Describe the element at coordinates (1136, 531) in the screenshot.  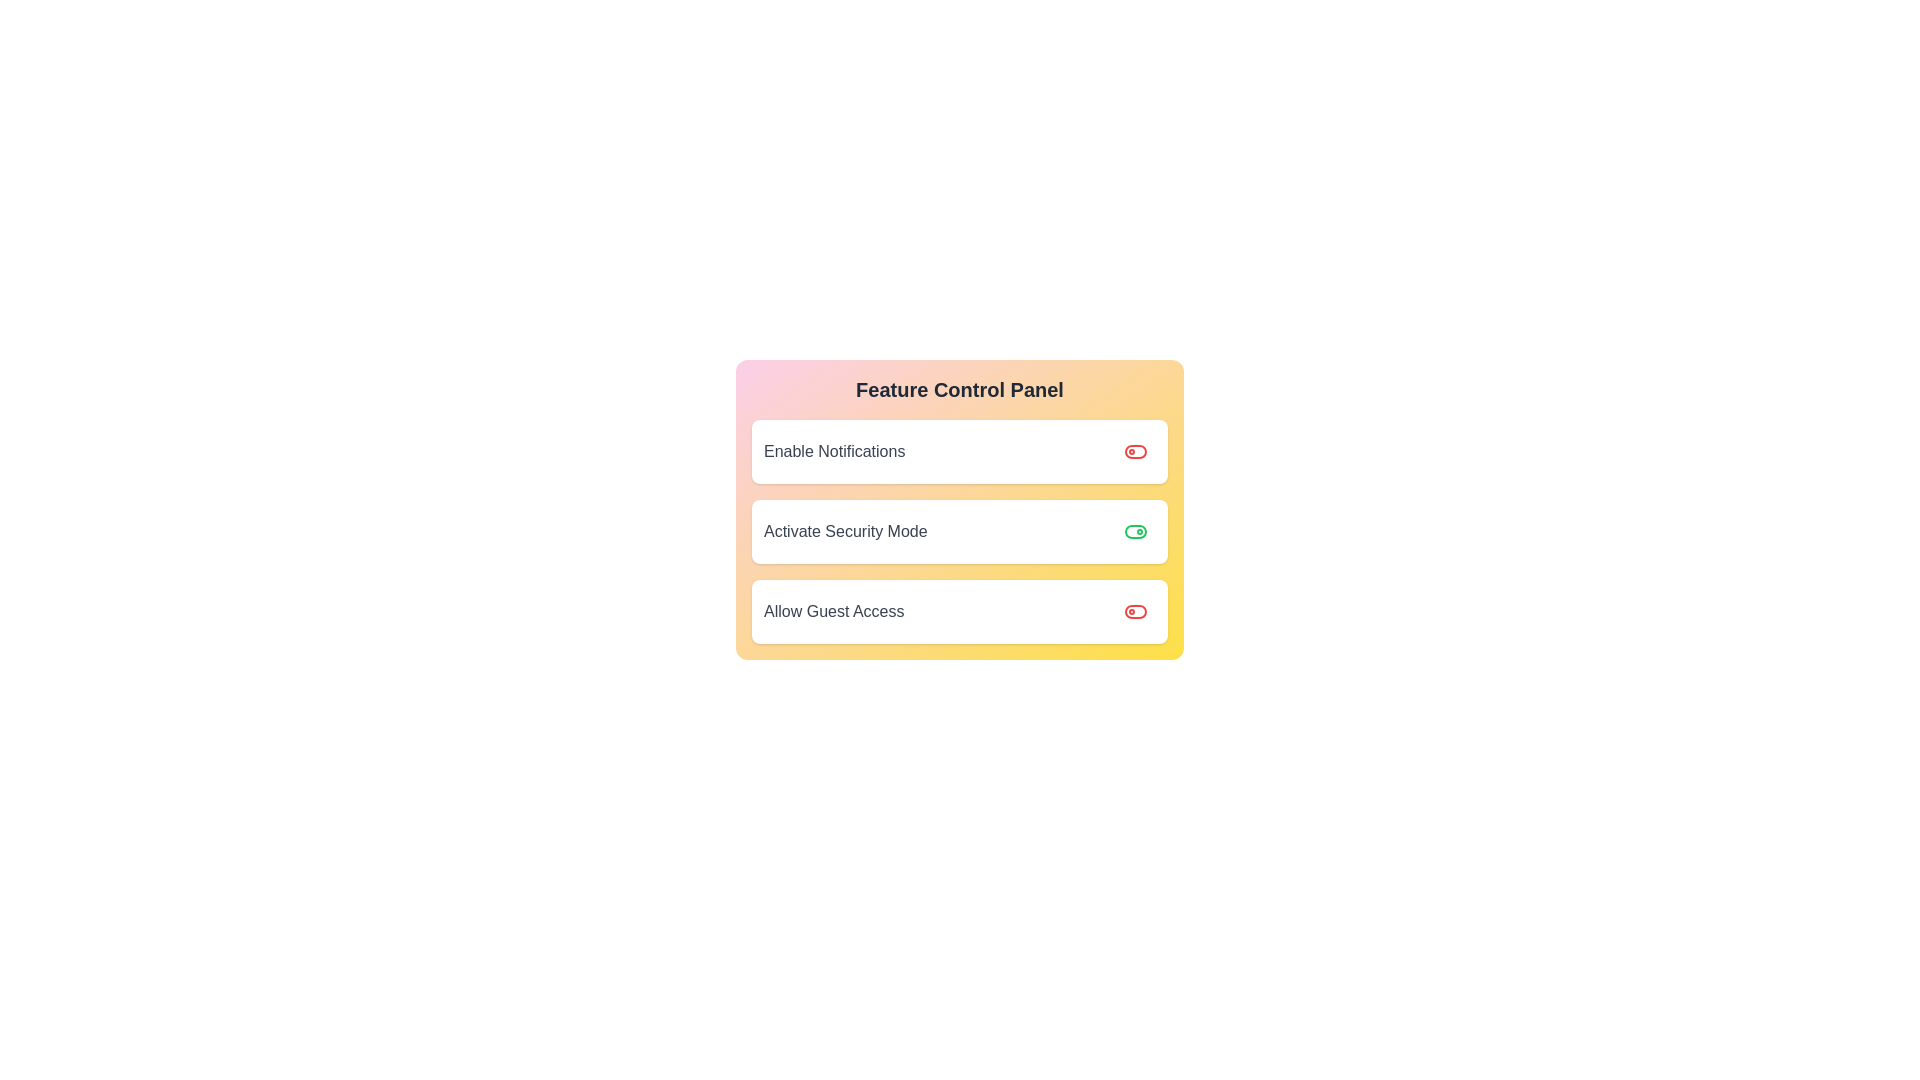
I see `the toggle switch within the 'Activate Security Mode' card layout to turn the security mode on or off` at that location.